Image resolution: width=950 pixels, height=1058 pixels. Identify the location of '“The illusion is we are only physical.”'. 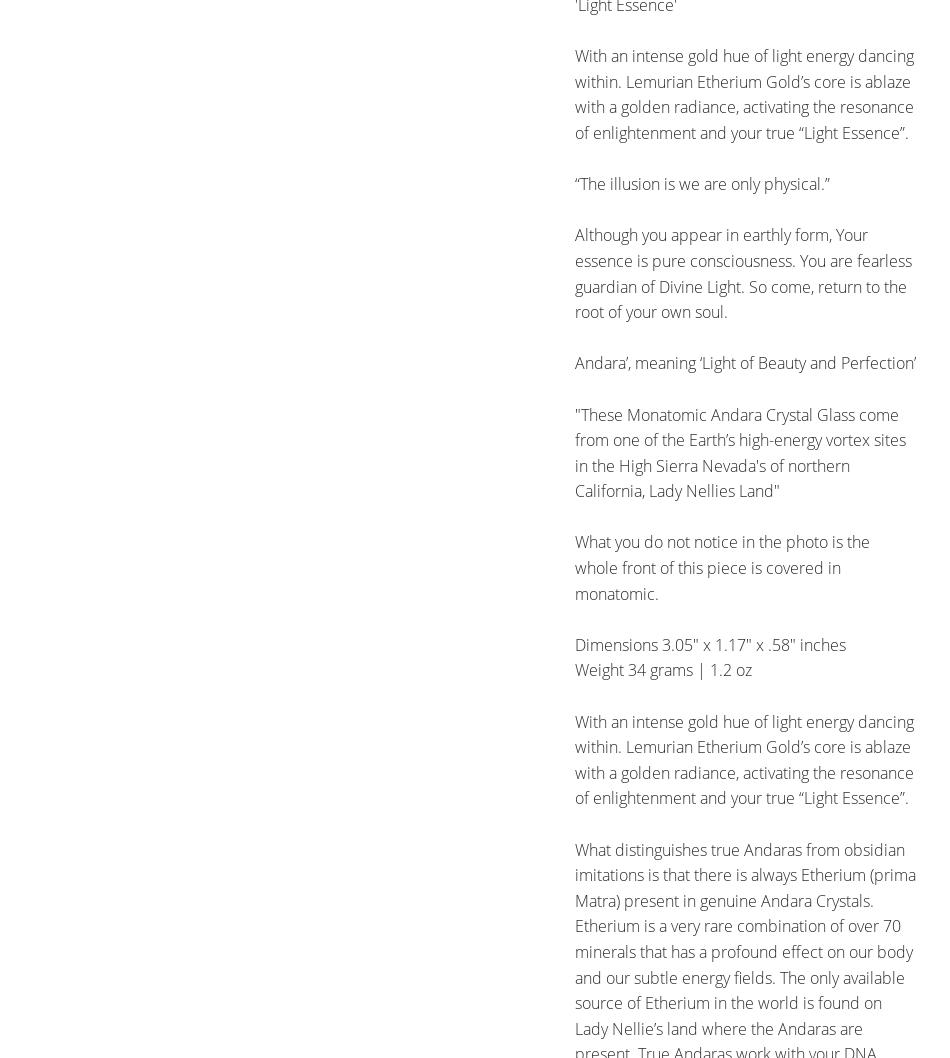
(702, 183).